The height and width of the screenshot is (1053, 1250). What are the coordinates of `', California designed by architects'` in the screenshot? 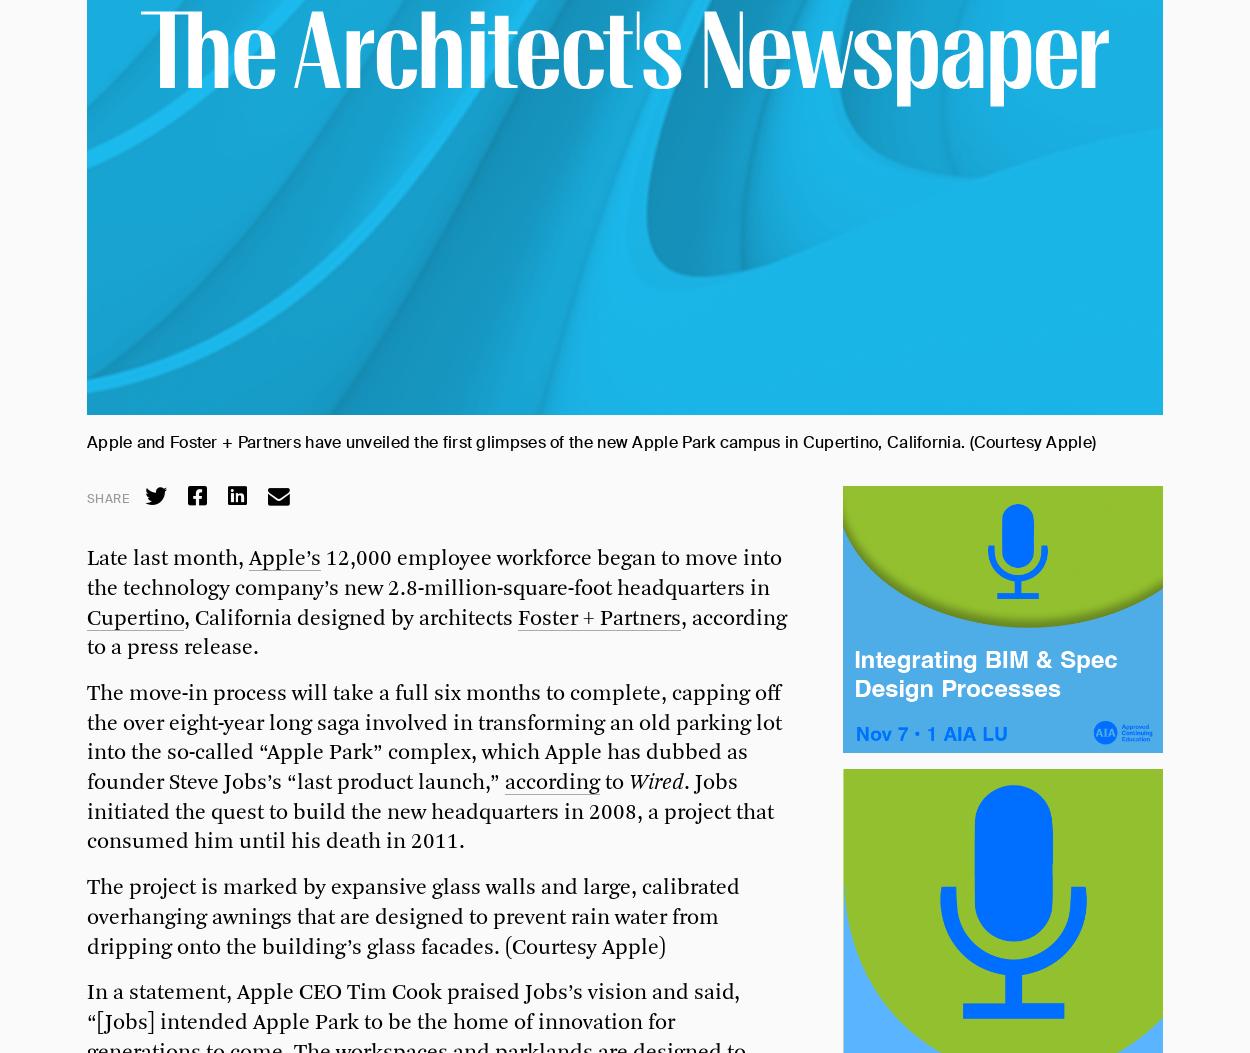 It's located at (350, 618).